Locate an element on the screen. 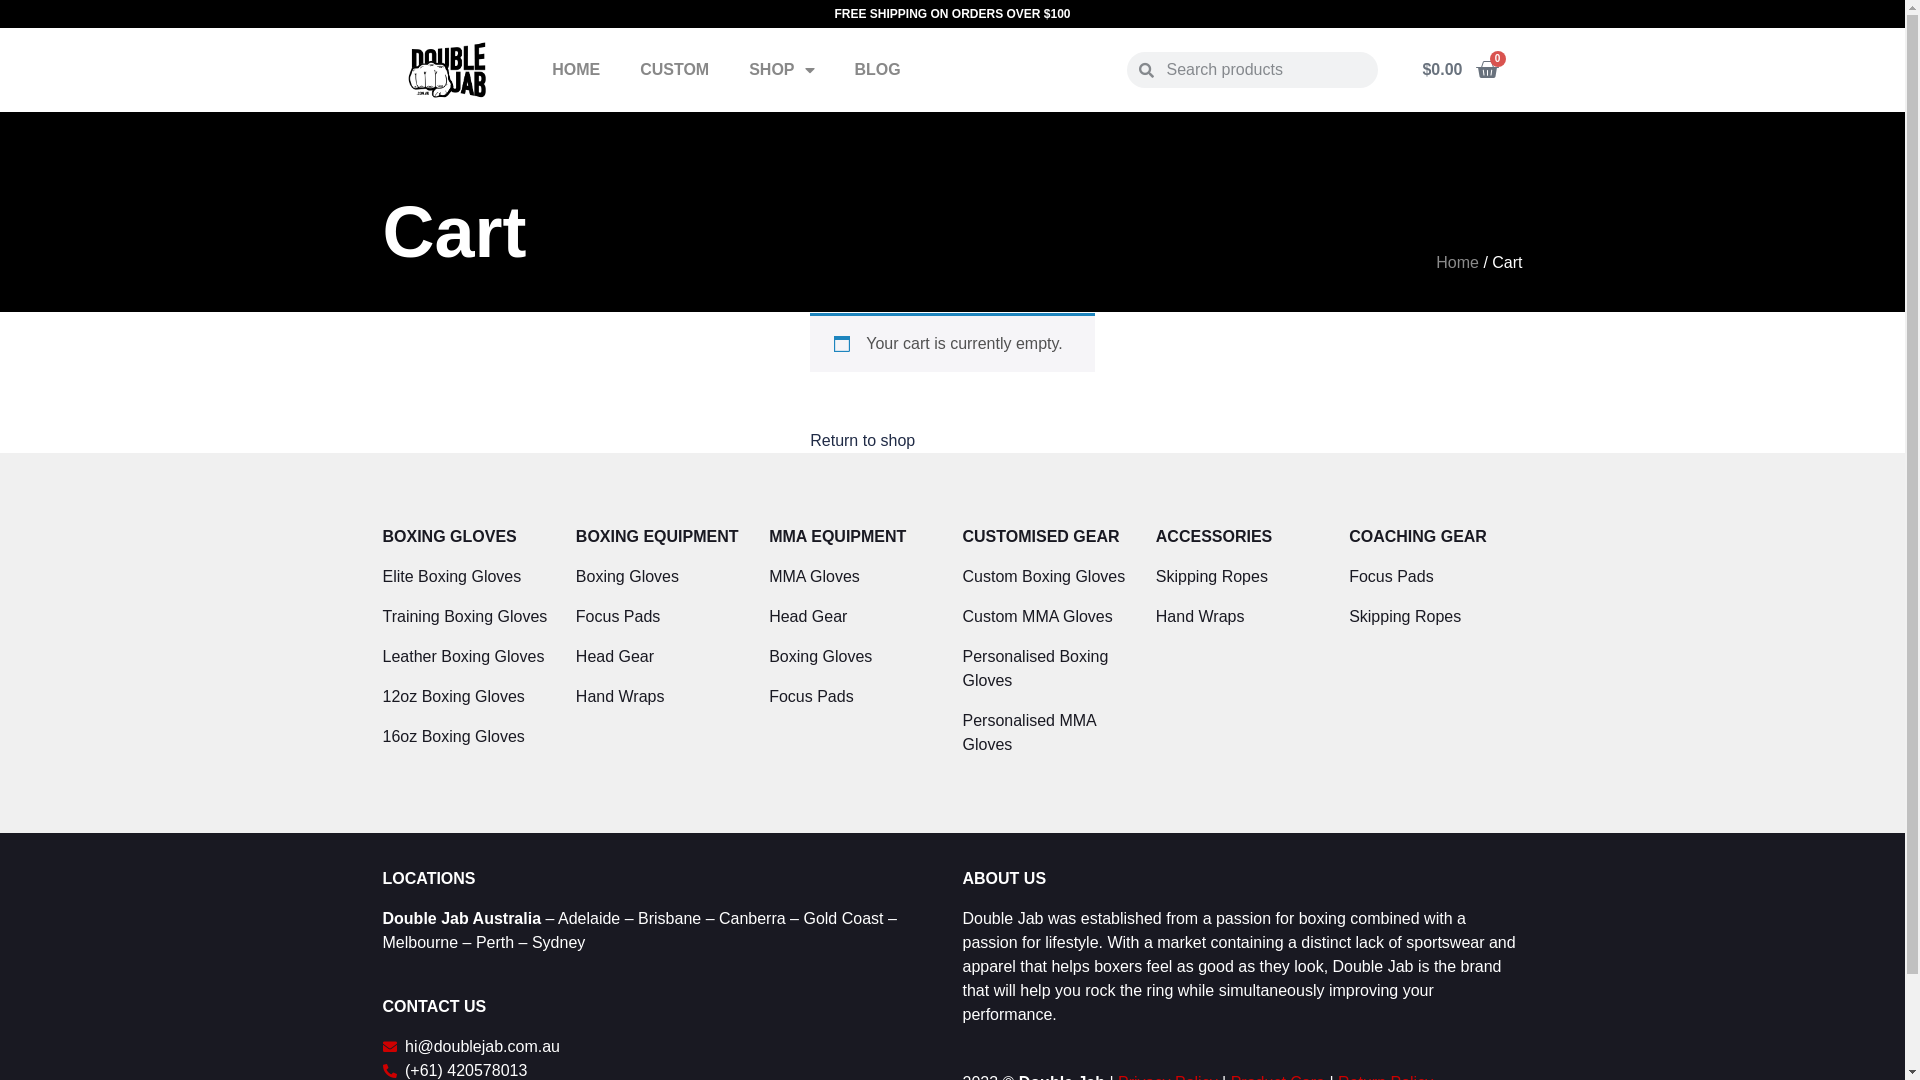  'HOME' is located at coordinates (575, 68).